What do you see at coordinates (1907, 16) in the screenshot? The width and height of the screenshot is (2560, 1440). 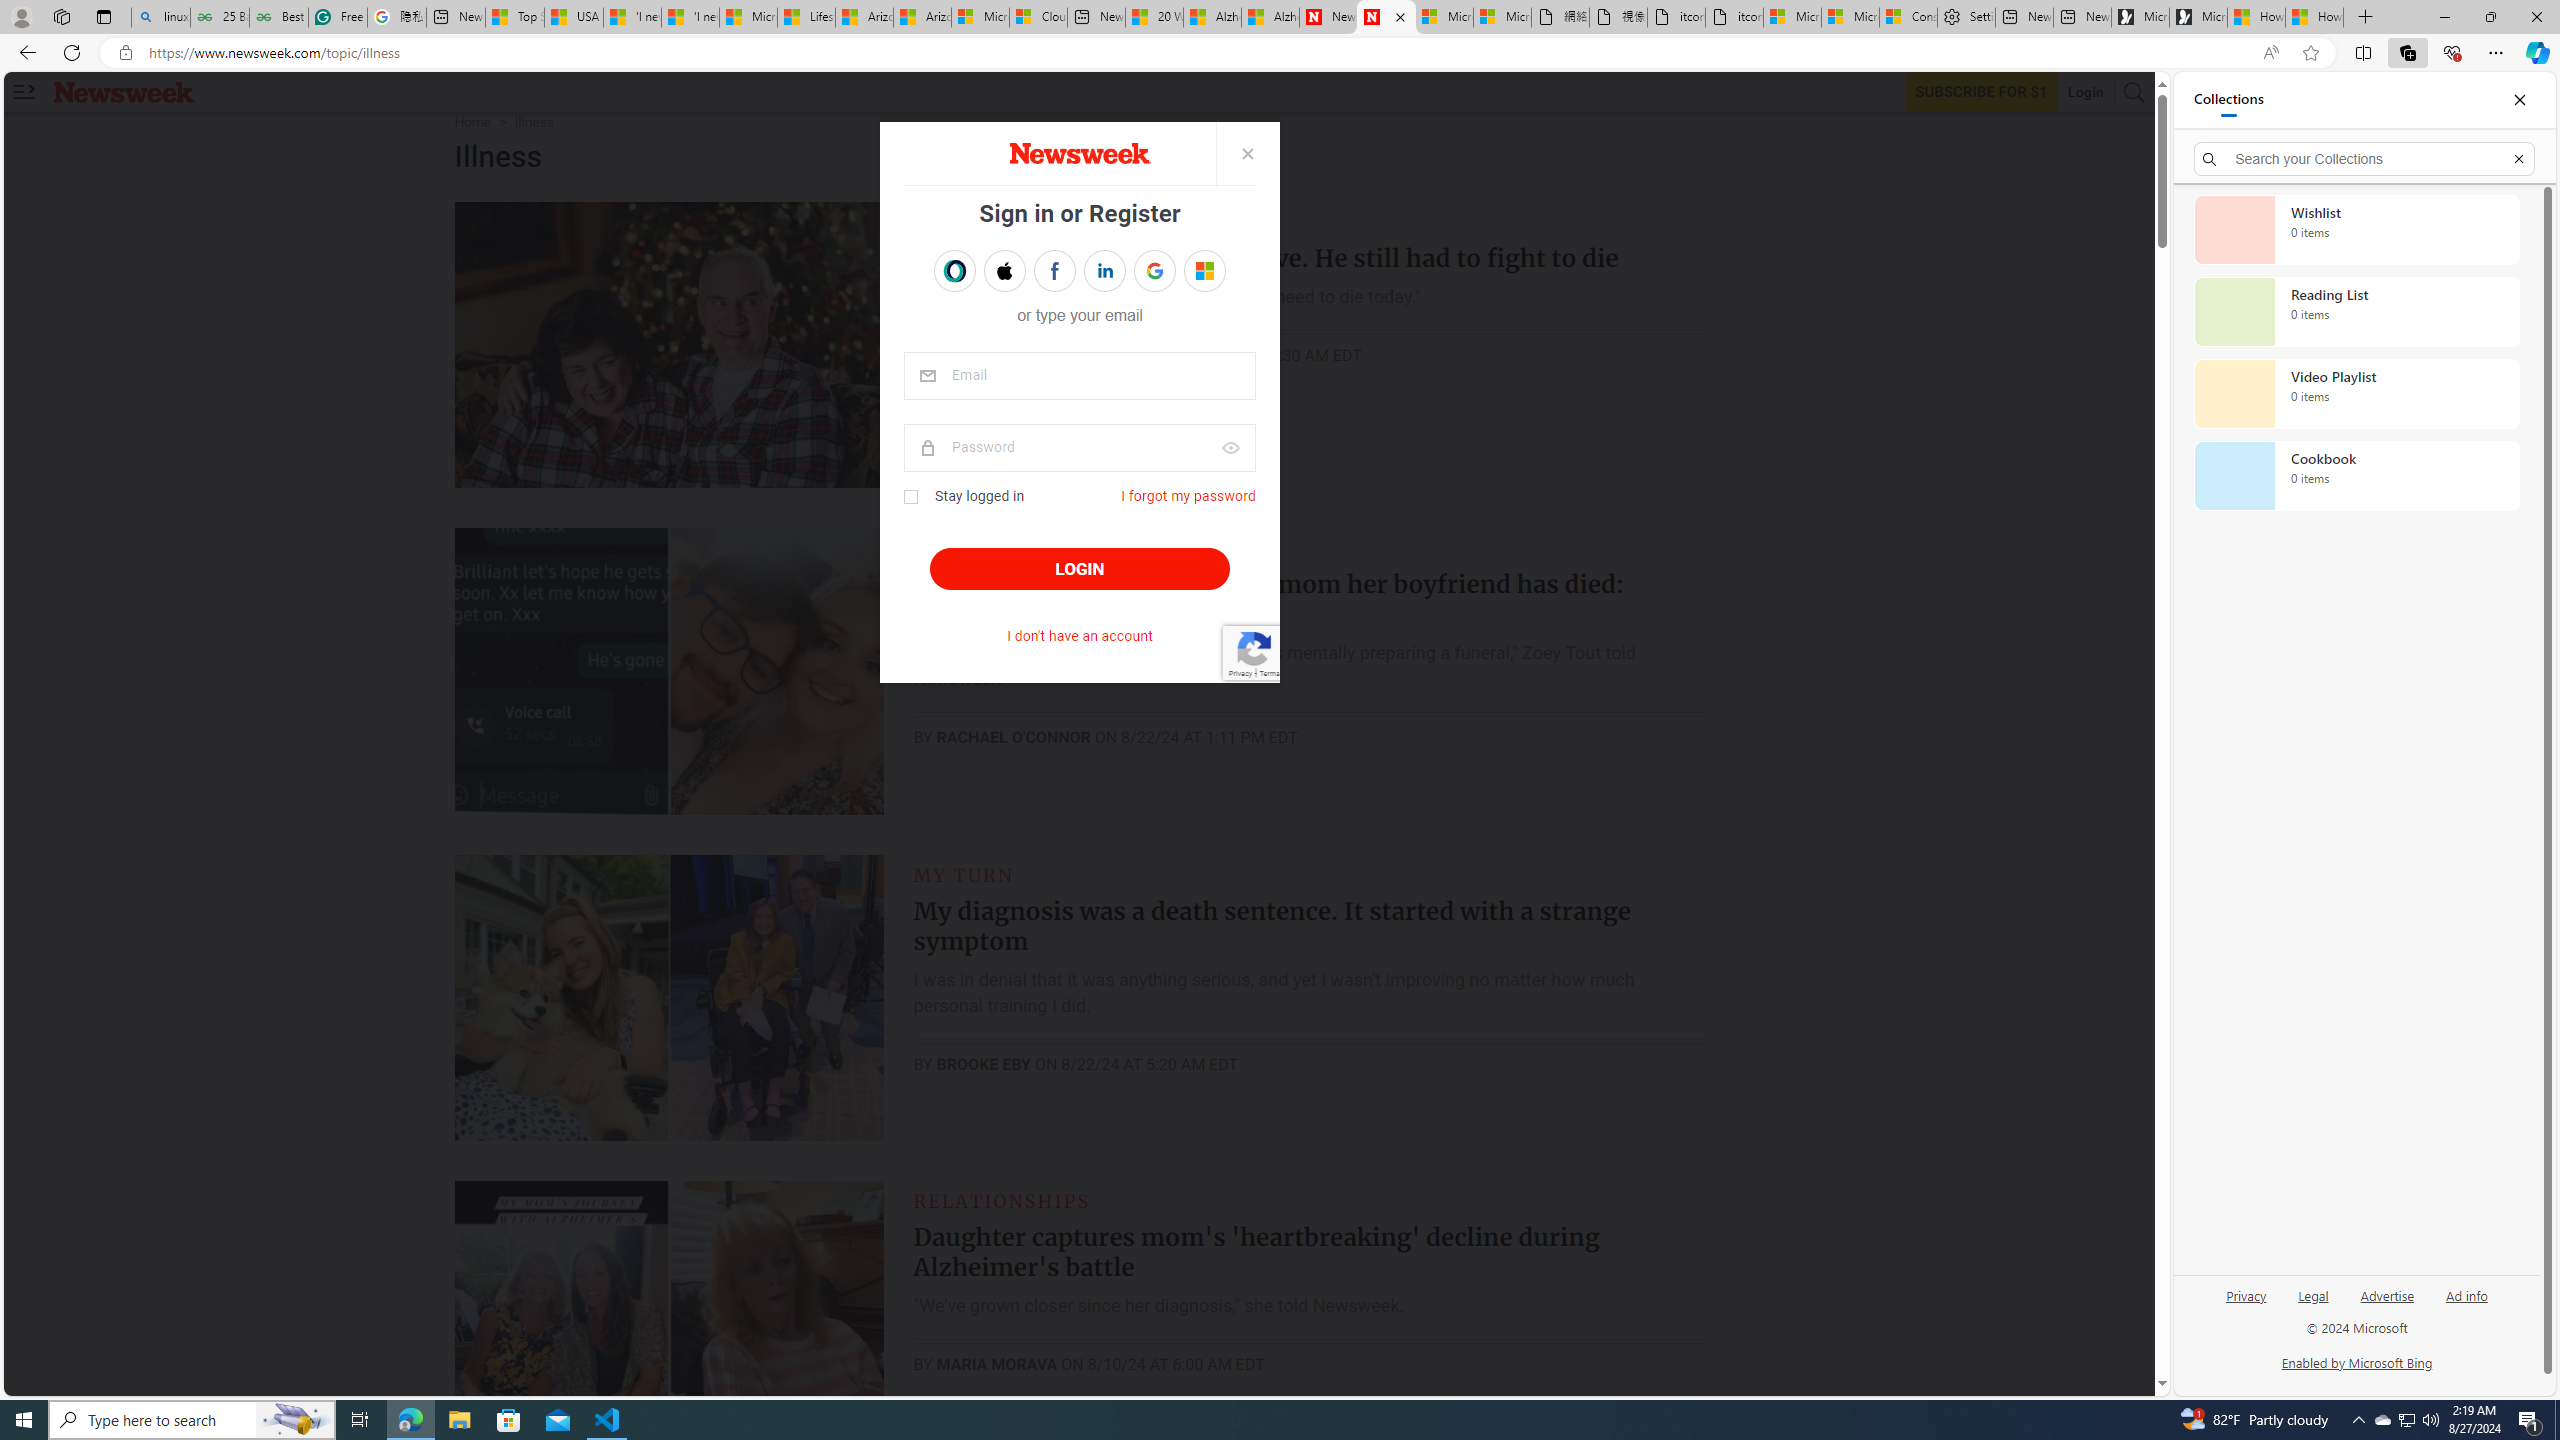 I see `'Consumer Health Data Privacy Policy'` at bounding box center [1907, 16].